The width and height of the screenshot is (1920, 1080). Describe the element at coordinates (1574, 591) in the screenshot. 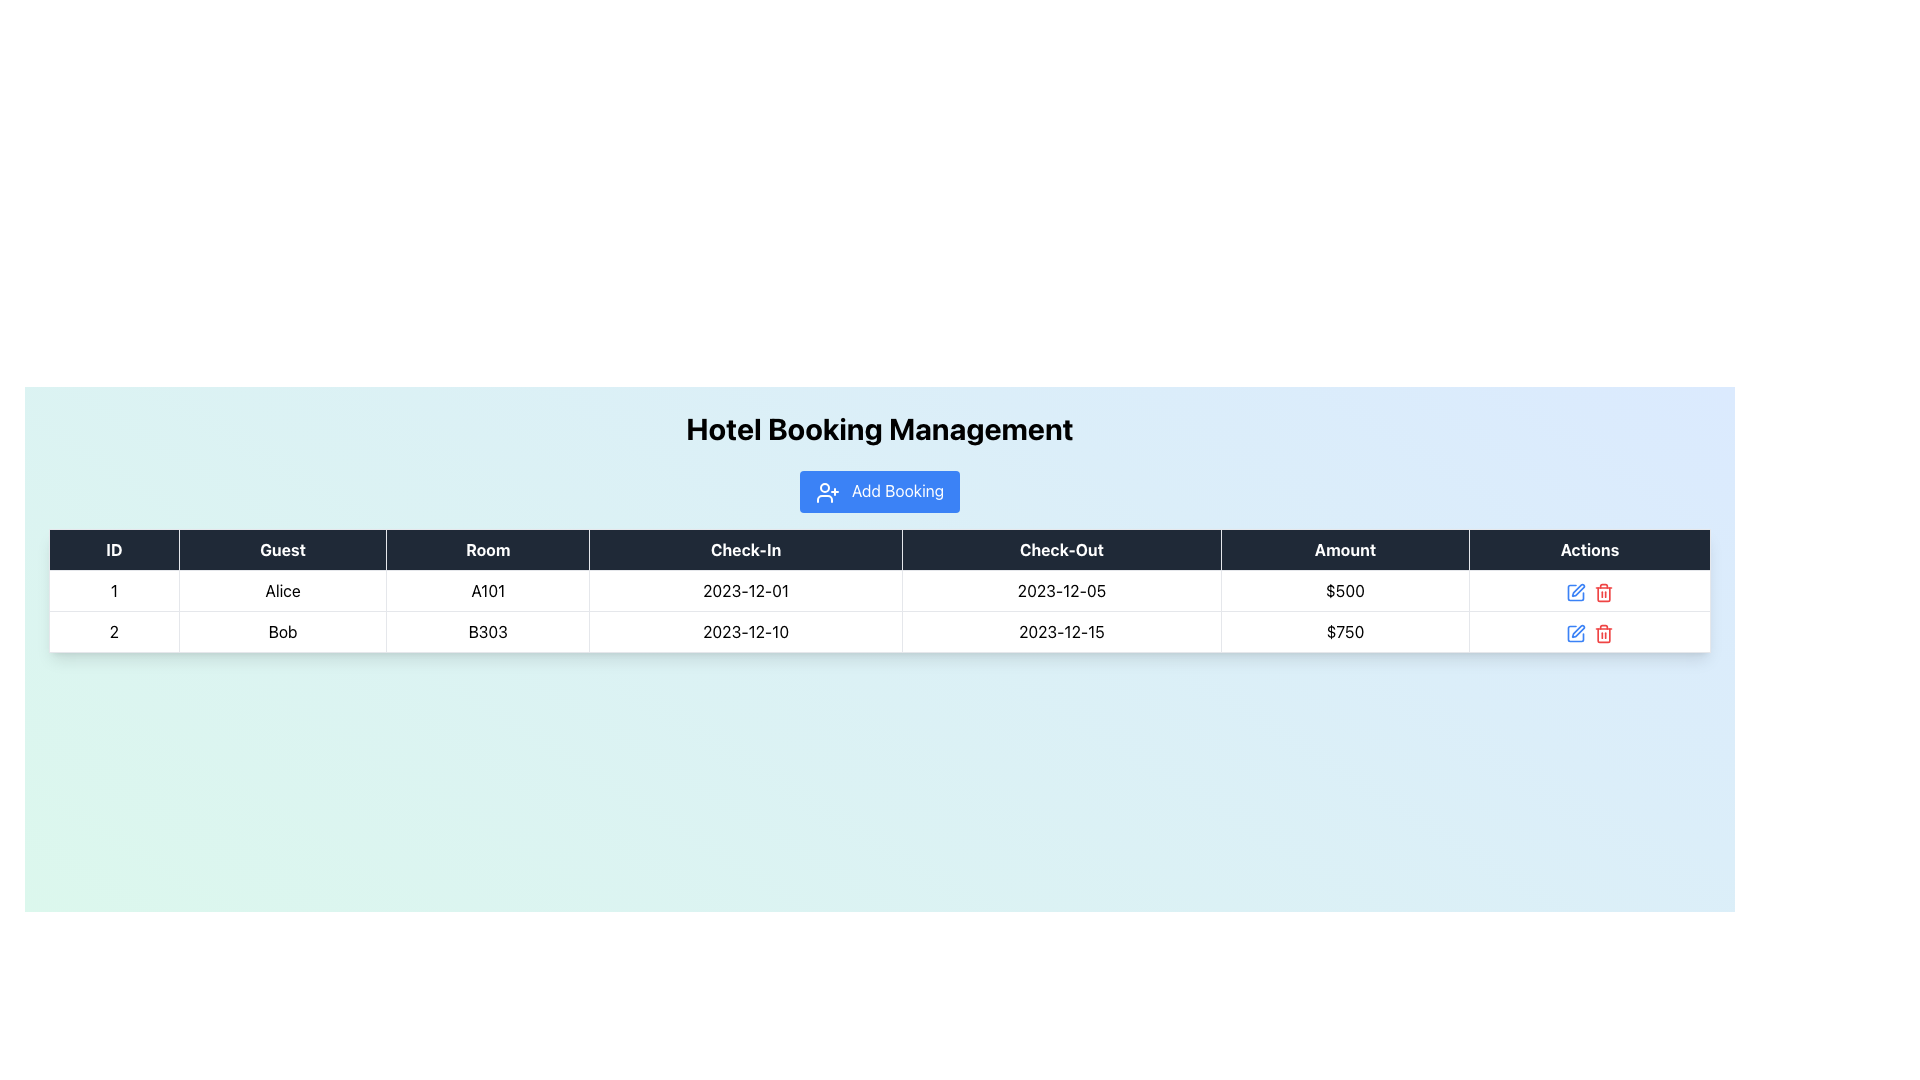

I see `the 'Edit' icon button in the 'Actions' column of the second row` at that location.